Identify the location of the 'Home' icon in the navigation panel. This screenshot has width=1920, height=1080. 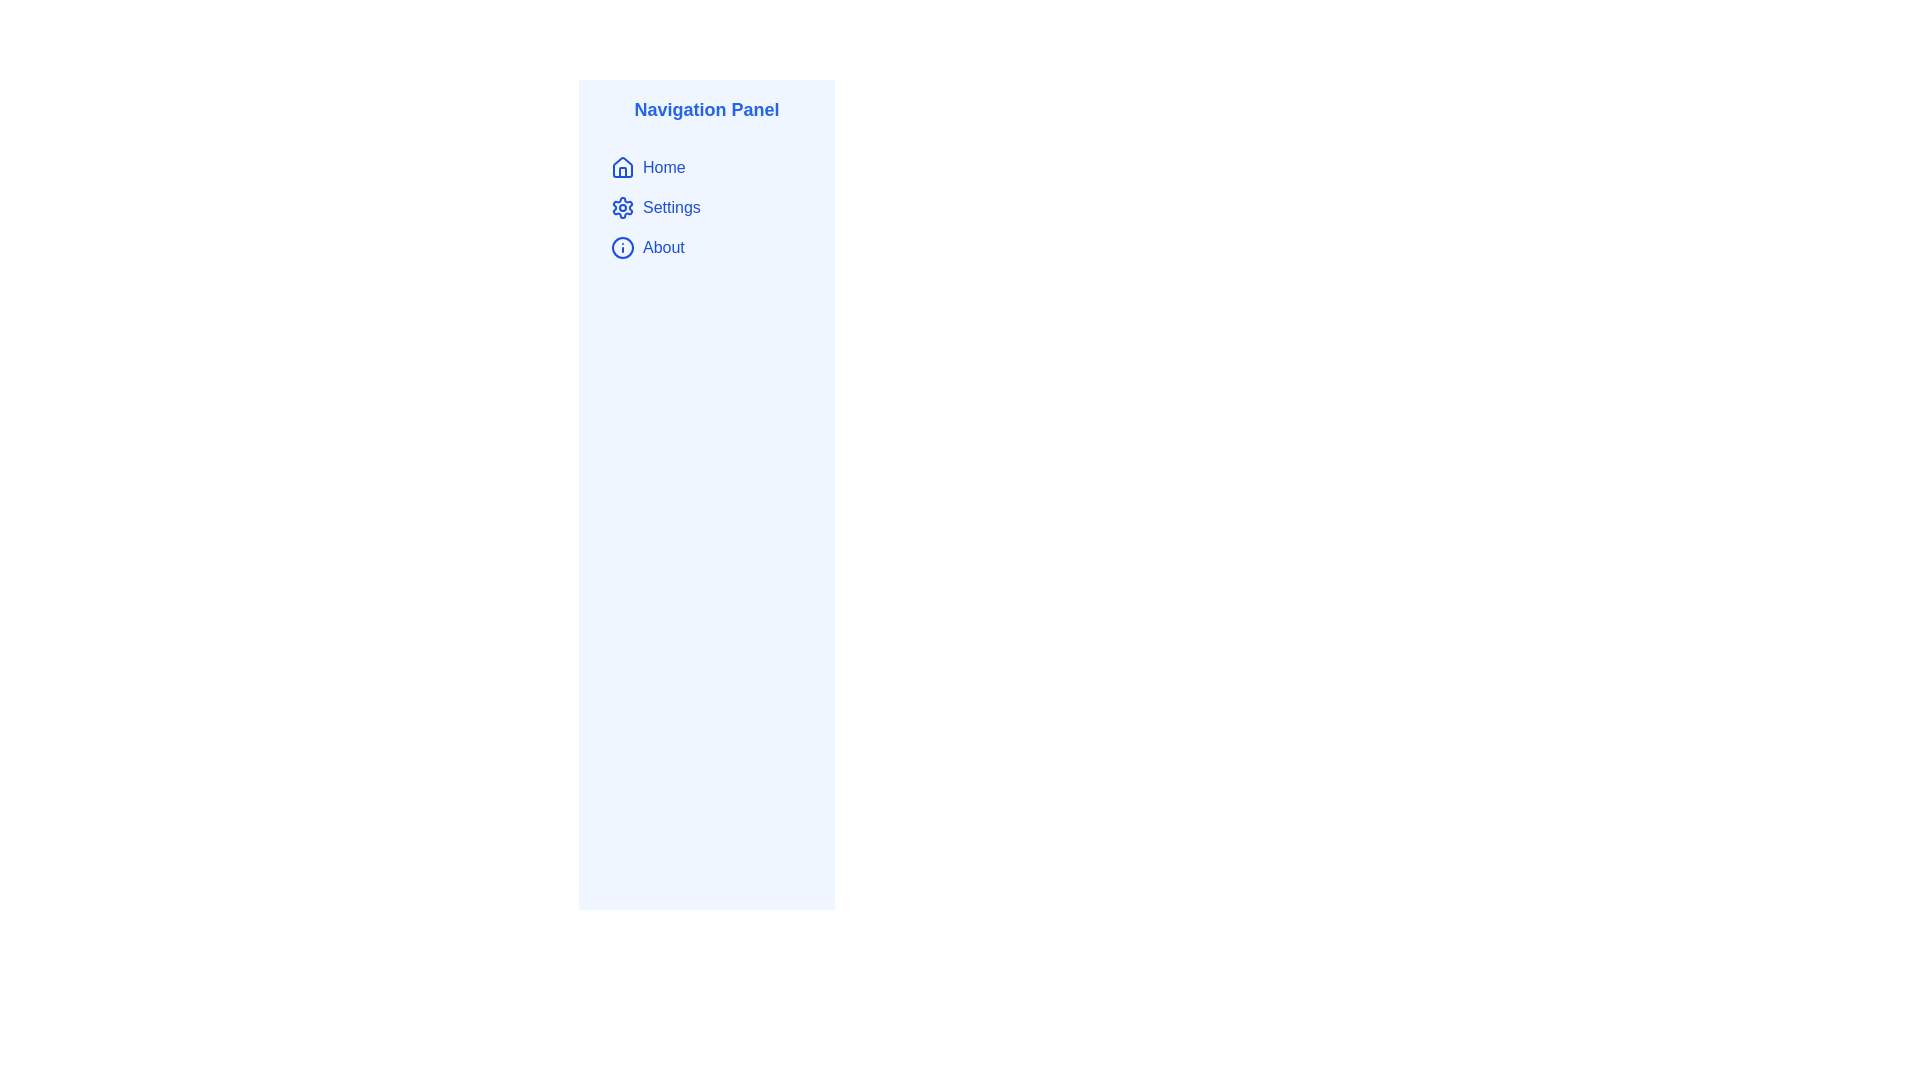
(622, 165).